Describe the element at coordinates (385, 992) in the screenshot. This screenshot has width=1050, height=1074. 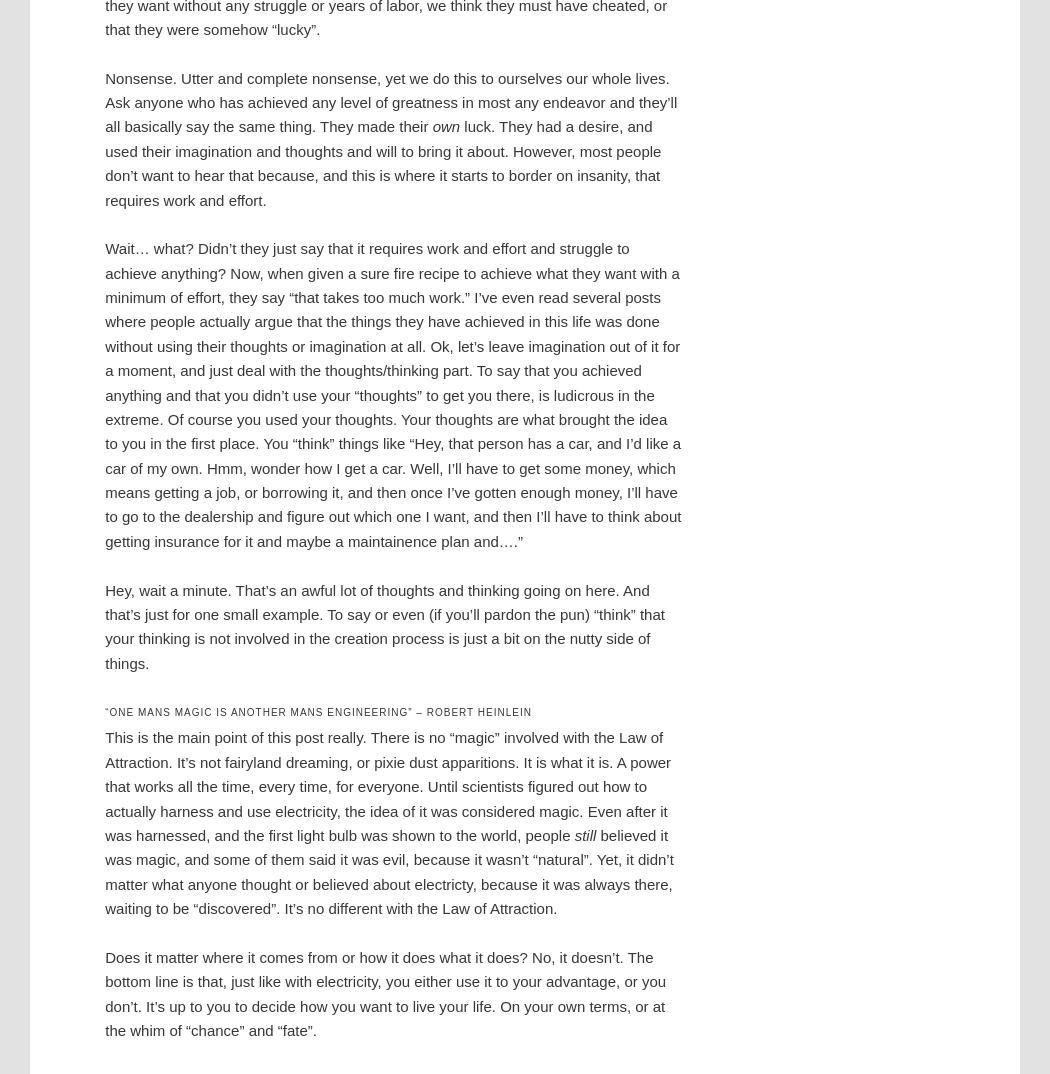
I see `'Does it matter where it comes from or how it does what it does? No, it doesn’t. The bottom line is that, just like with electricity, you either use it to your advantage, or you don’t. It’s up to you to decide how you want to live your life. On your own terms, or at the whim of “chance” and “fate”.'` at that location.